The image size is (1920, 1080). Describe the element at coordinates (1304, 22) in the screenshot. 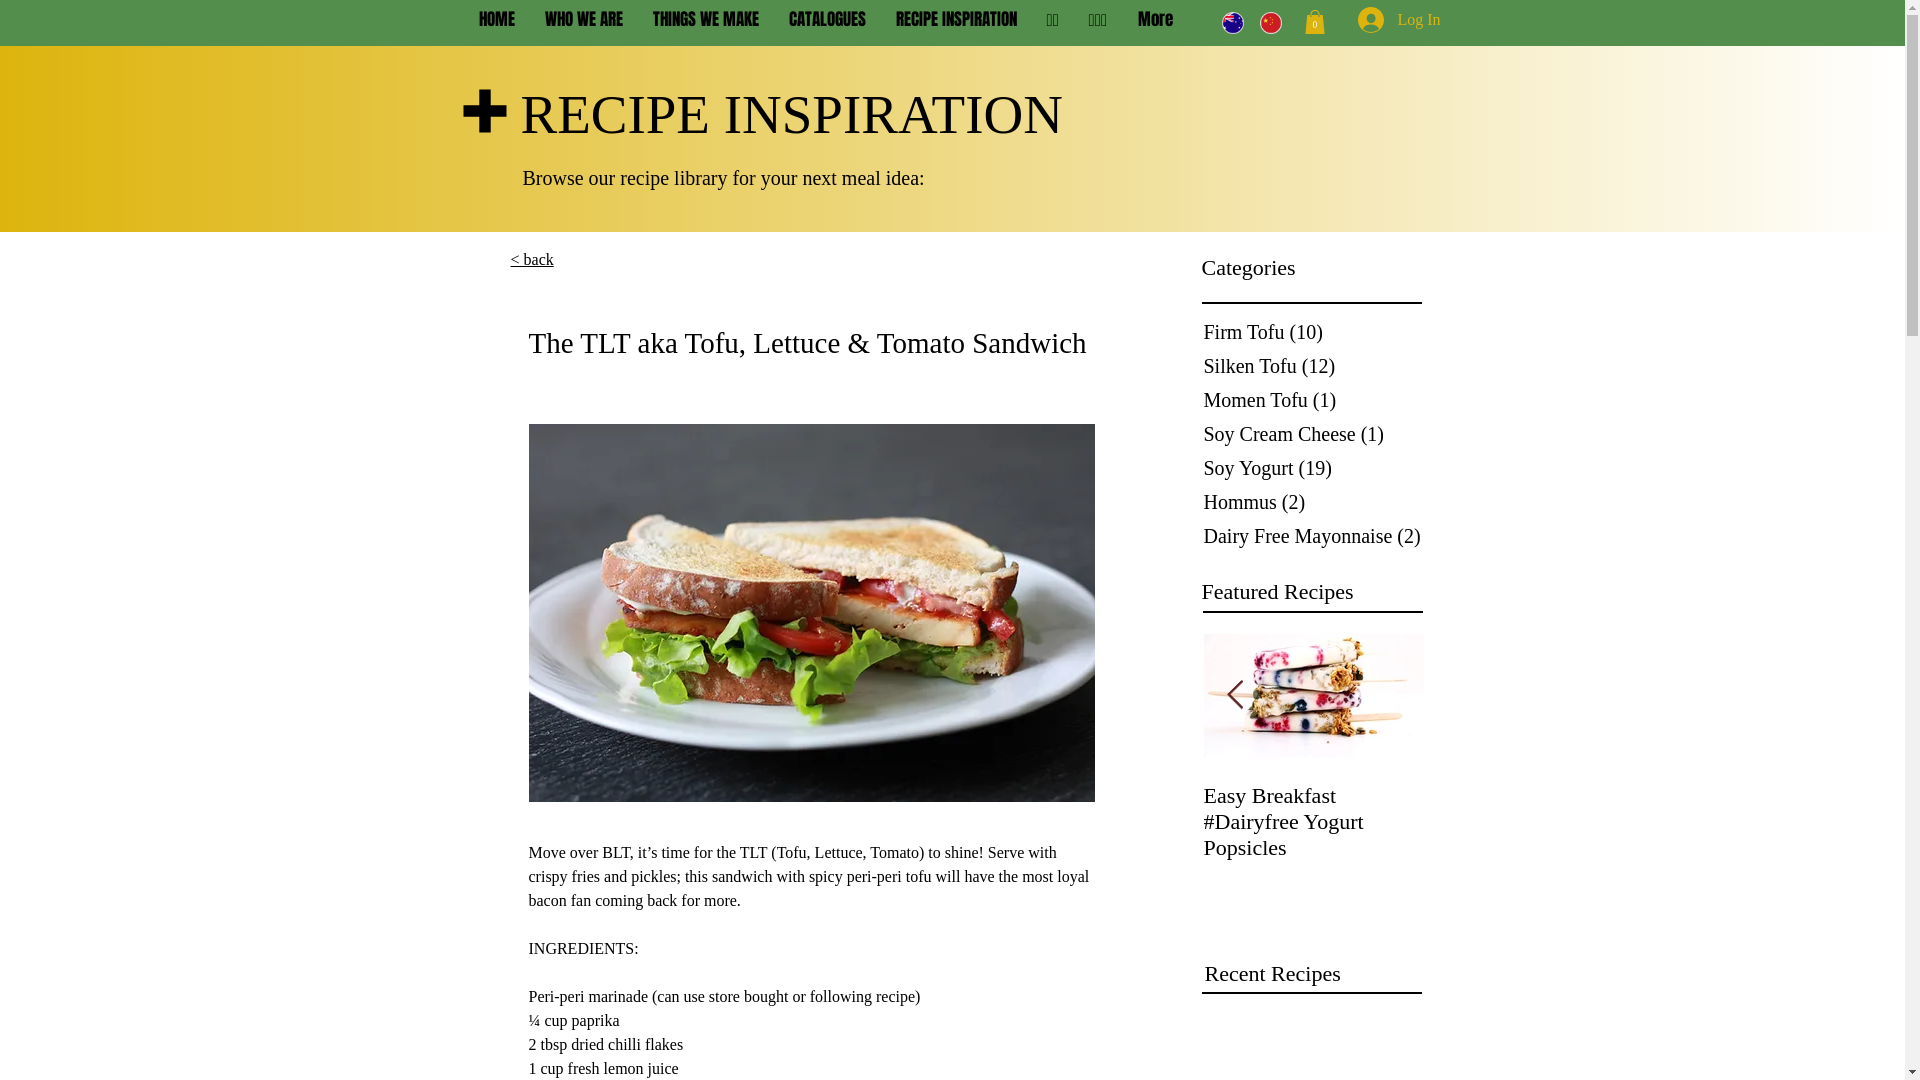

I see `'0'` at that location.